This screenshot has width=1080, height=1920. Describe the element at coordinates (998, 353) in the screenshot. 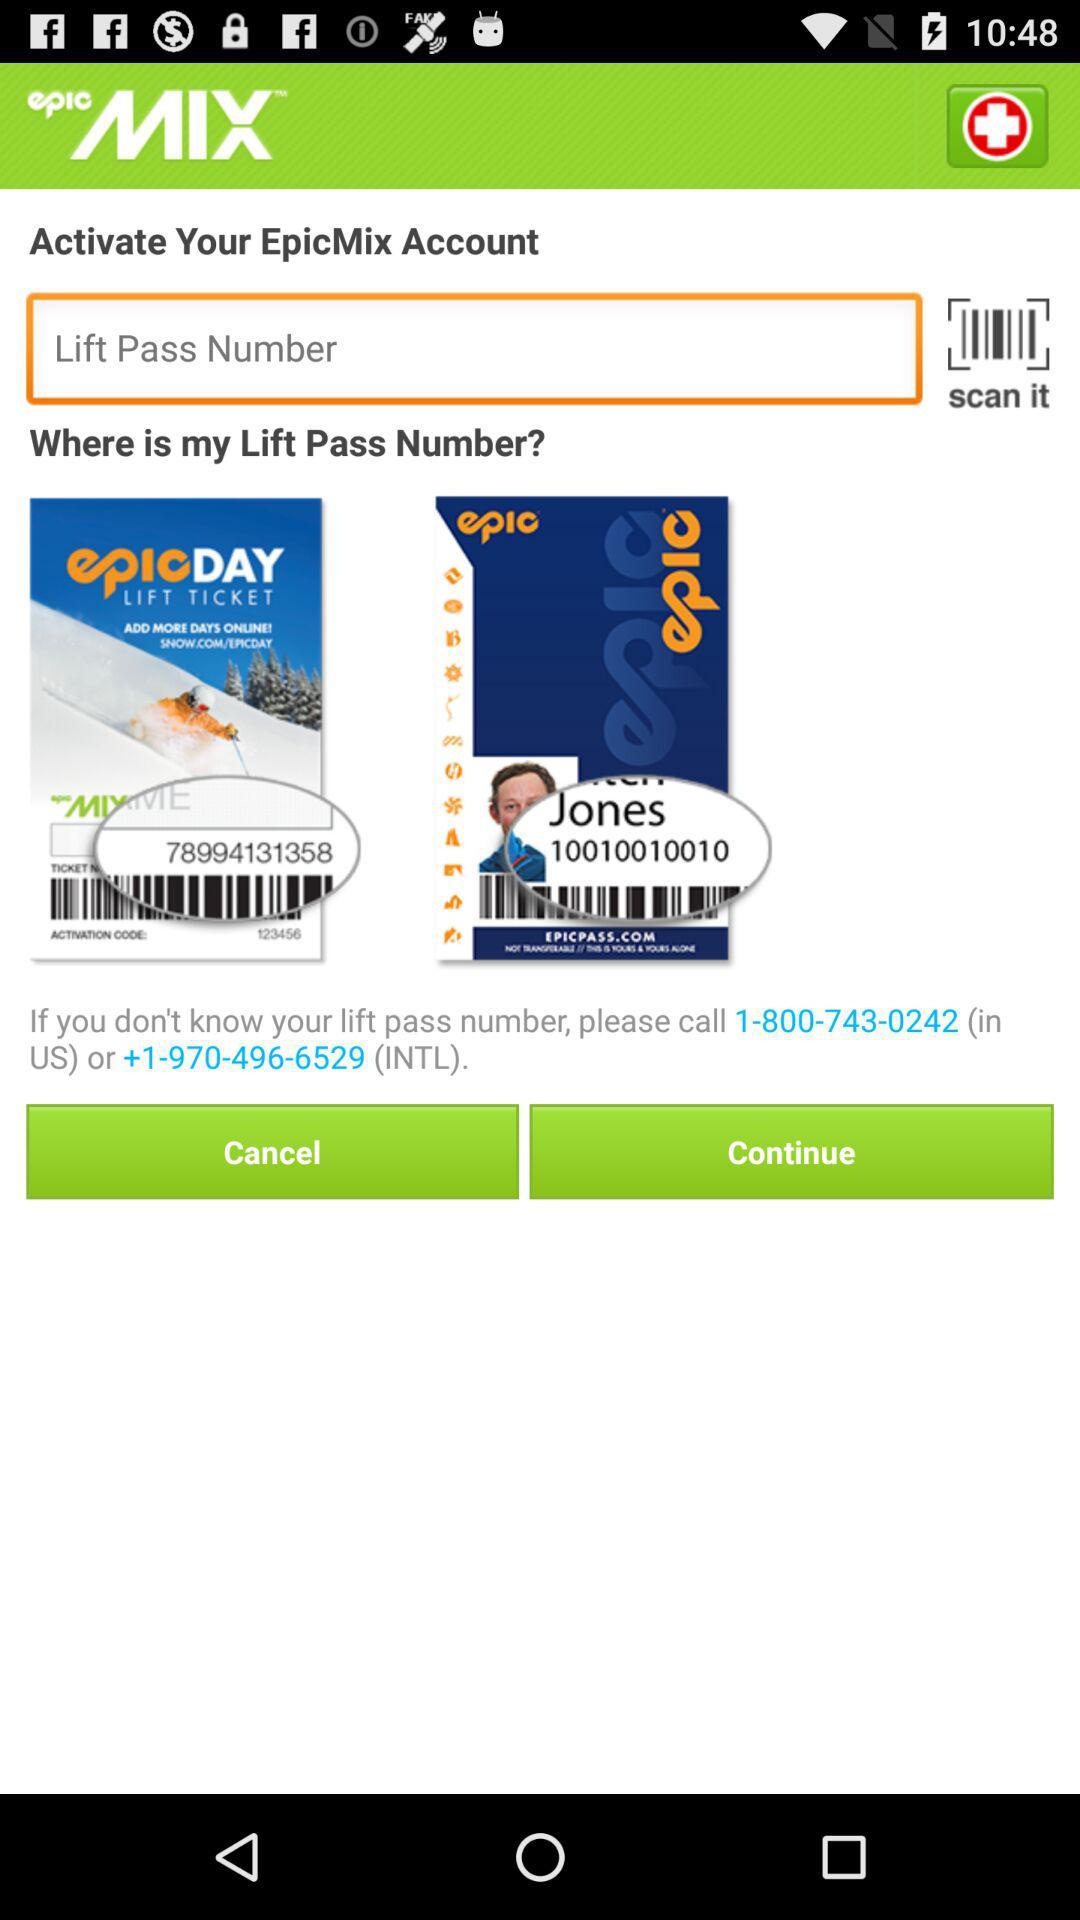

I see `the app above the where is my icon` at that location.